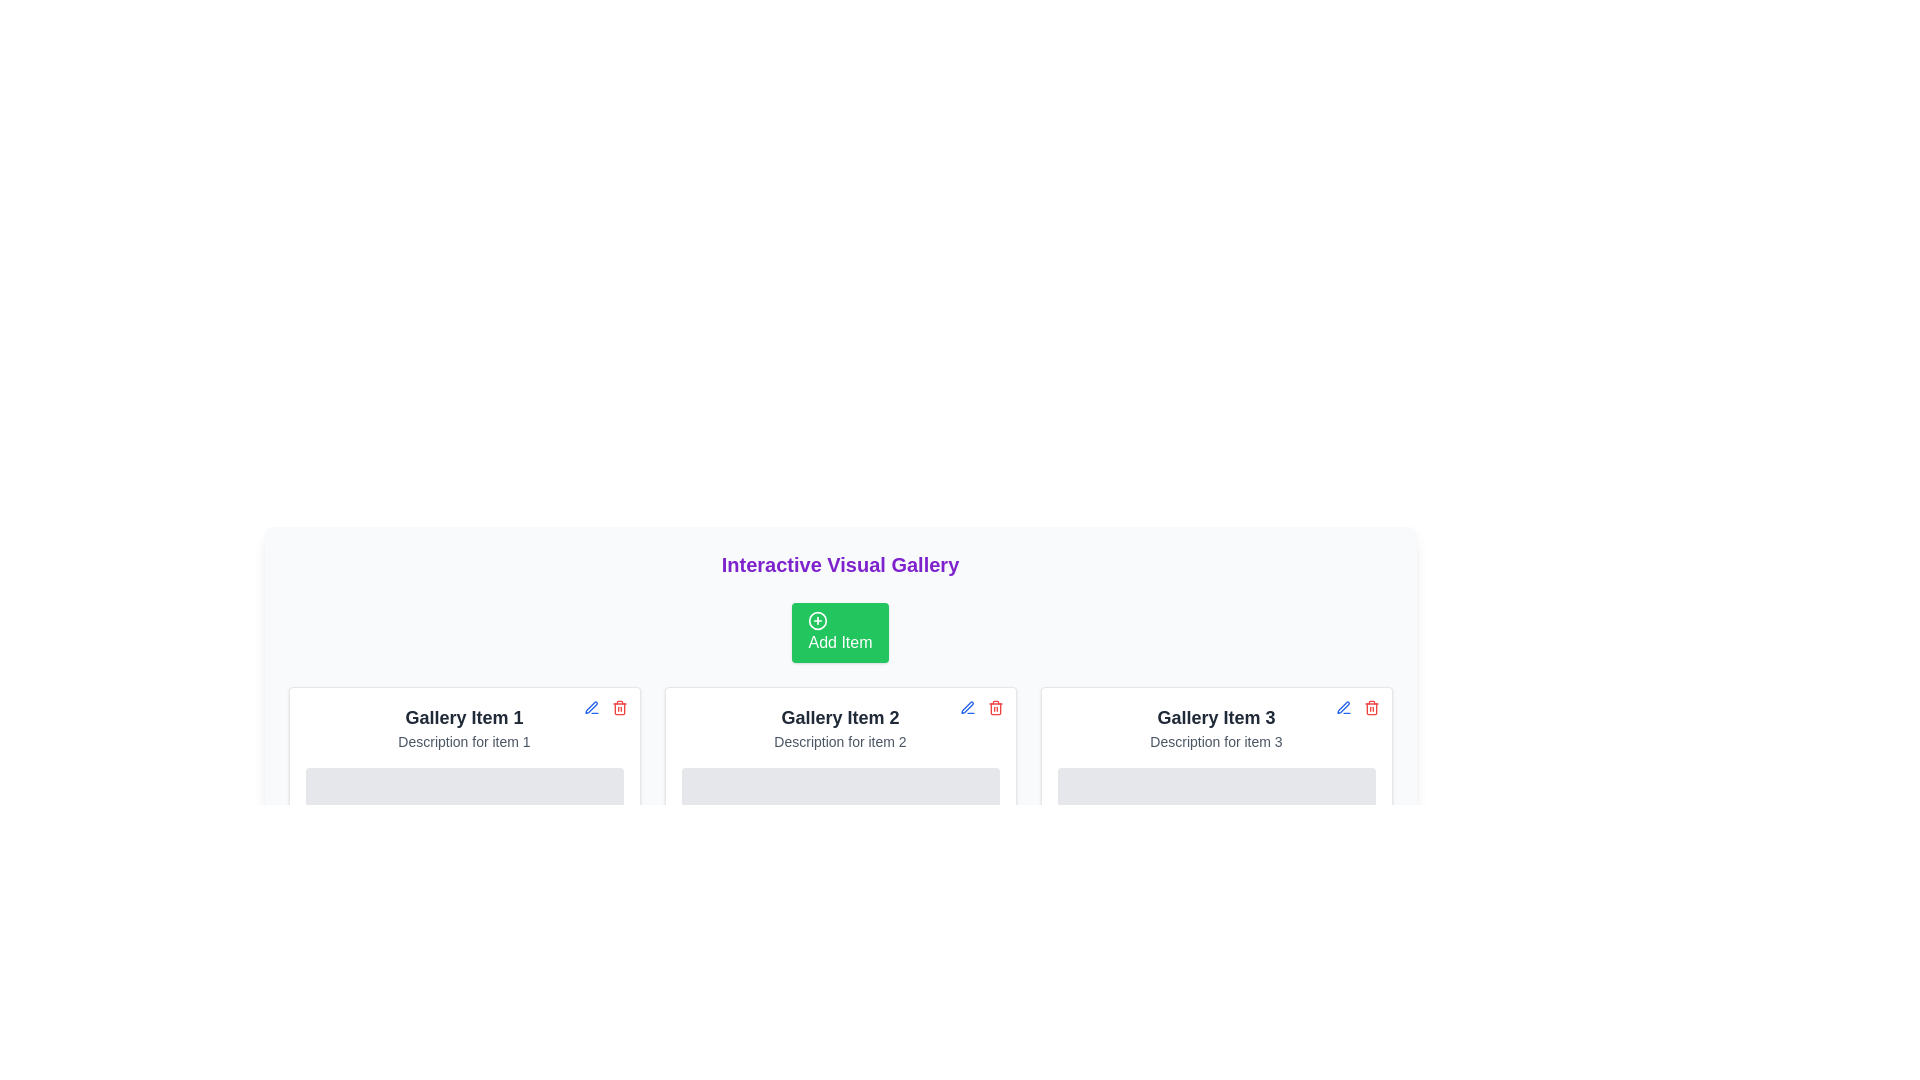 The height and width of the screenshot is (1080, 1920). I want to click on the 'Add Item' button icon, which is a visual representation for adding new items, located at the top-center of the grid interface, so click(818, 620).